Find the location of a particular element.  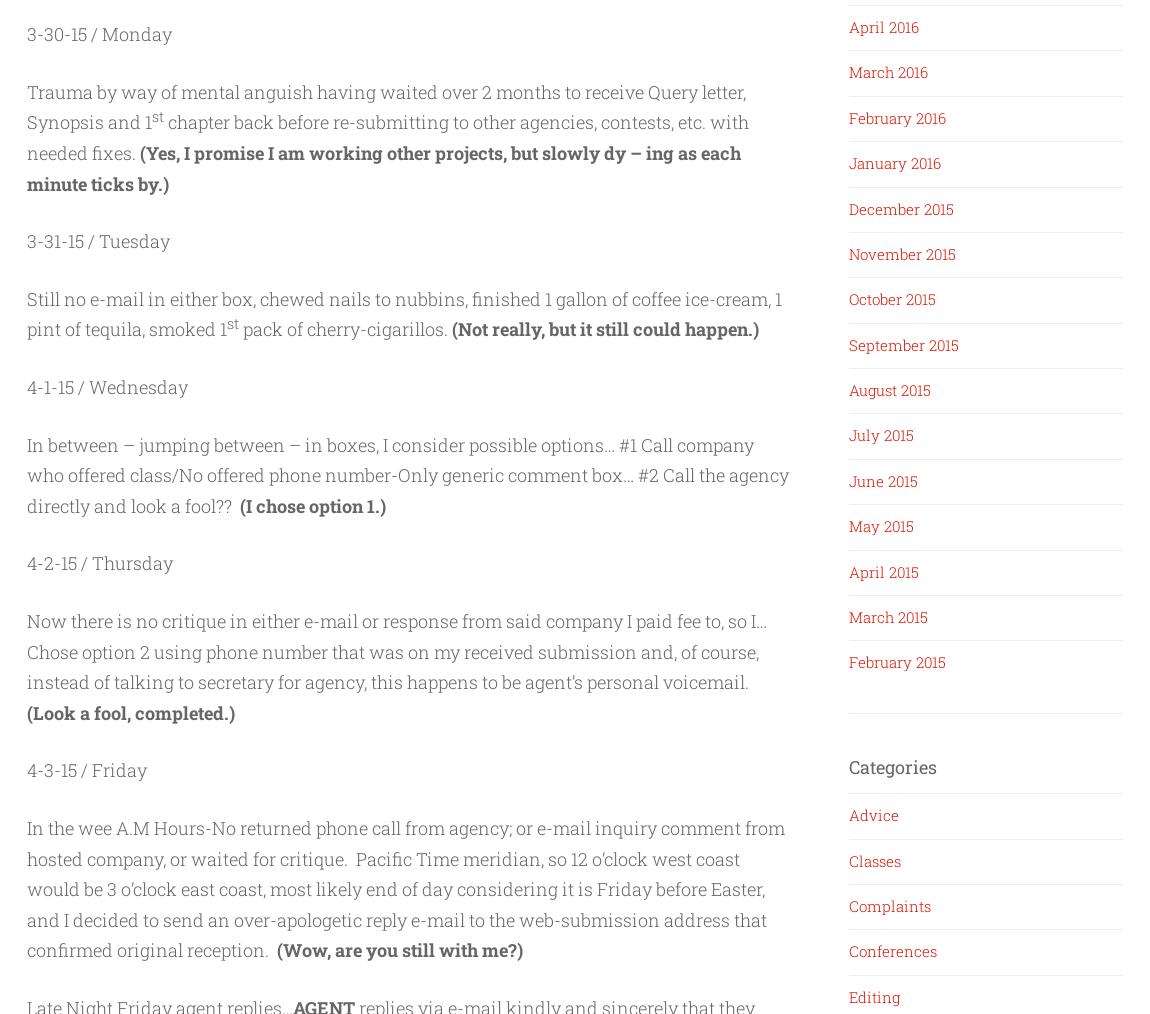

'April 2016' is located at coordinates (884, 25).